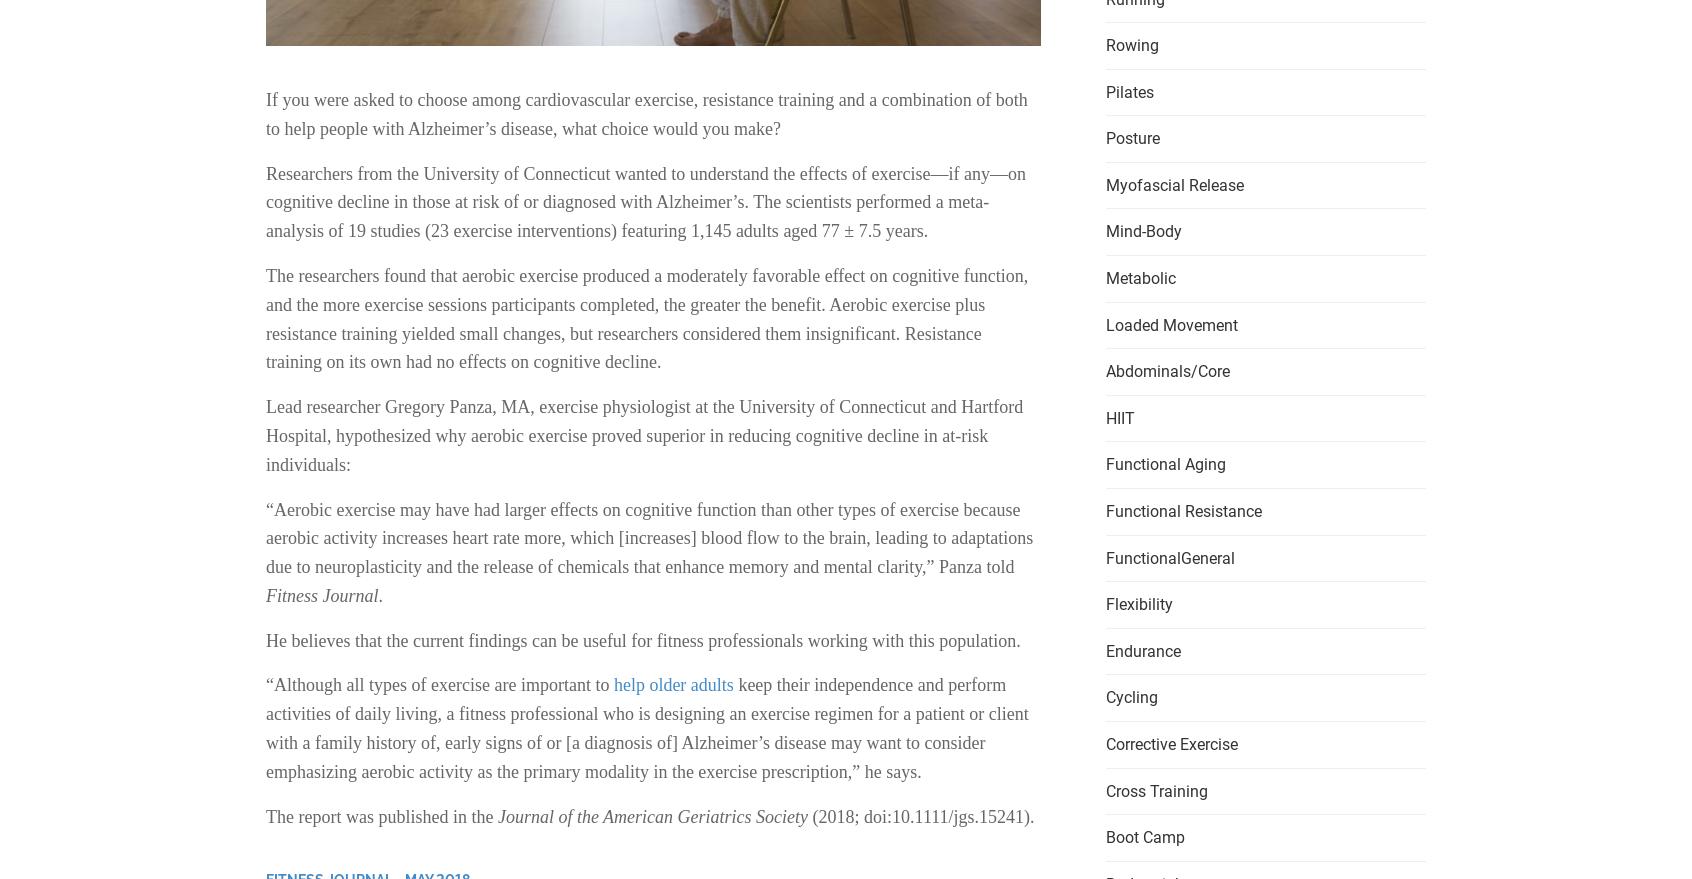  Describe the element at coordinates (1128, 90) in the screenshot. I see `'Pilates'` at that location.